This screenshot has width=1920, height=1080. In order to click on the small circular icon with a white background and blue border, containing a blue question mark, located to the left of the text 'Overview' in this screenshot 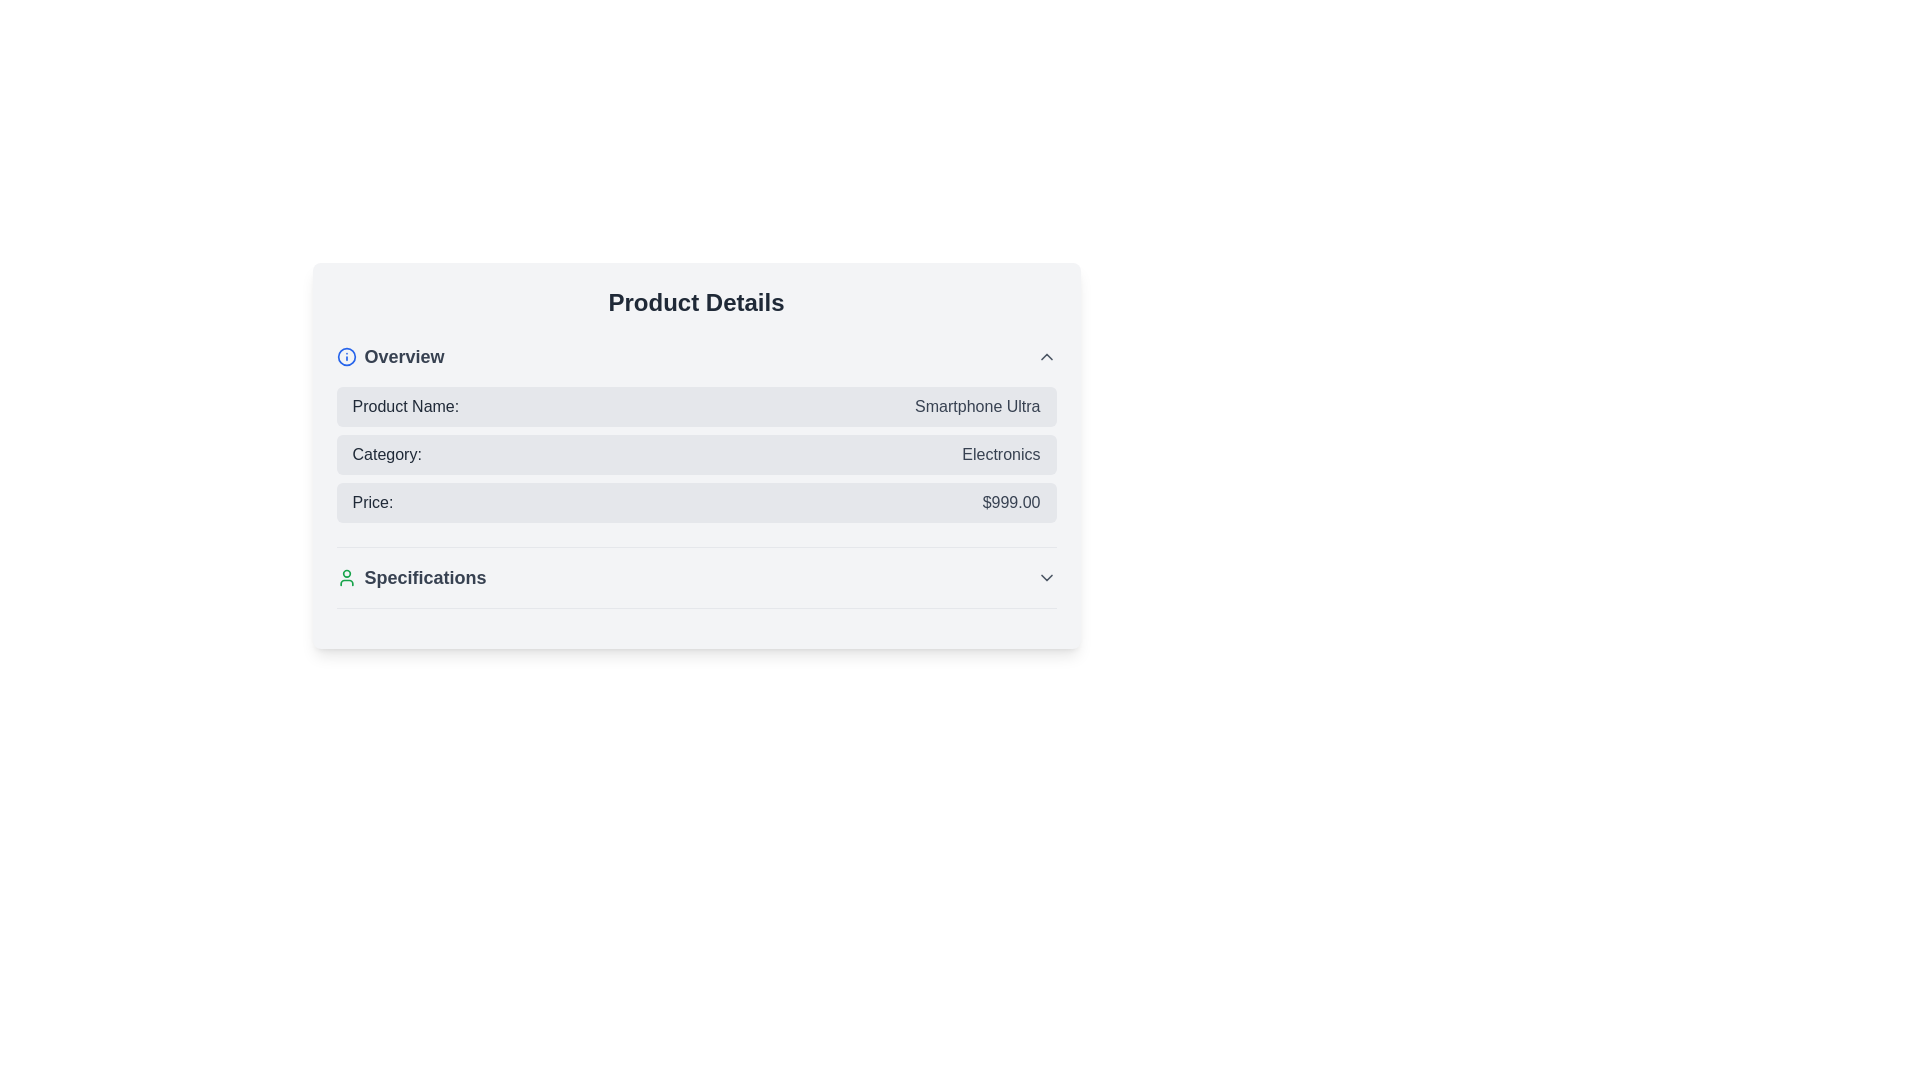, I will do `click(346, 356)`.